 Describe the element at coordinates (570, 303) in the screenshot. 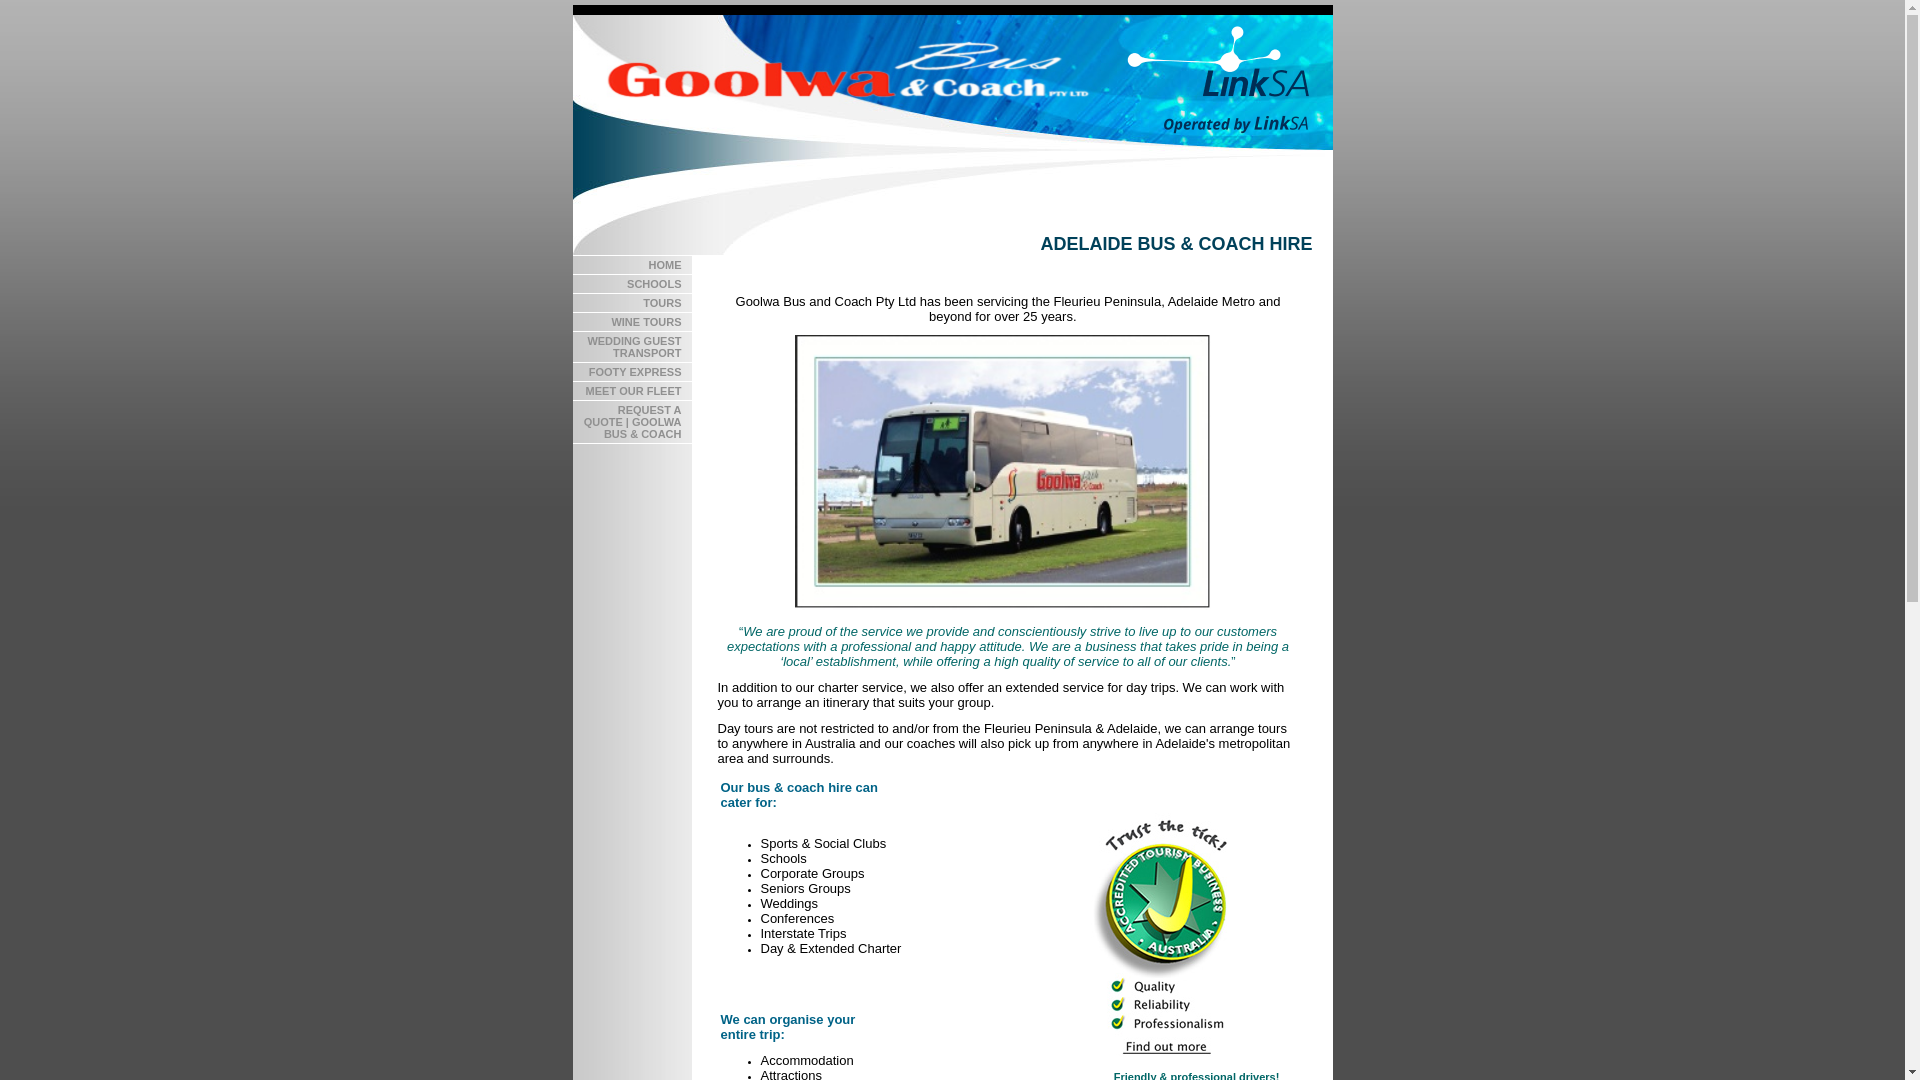

I see `'TOURS'` at that location.